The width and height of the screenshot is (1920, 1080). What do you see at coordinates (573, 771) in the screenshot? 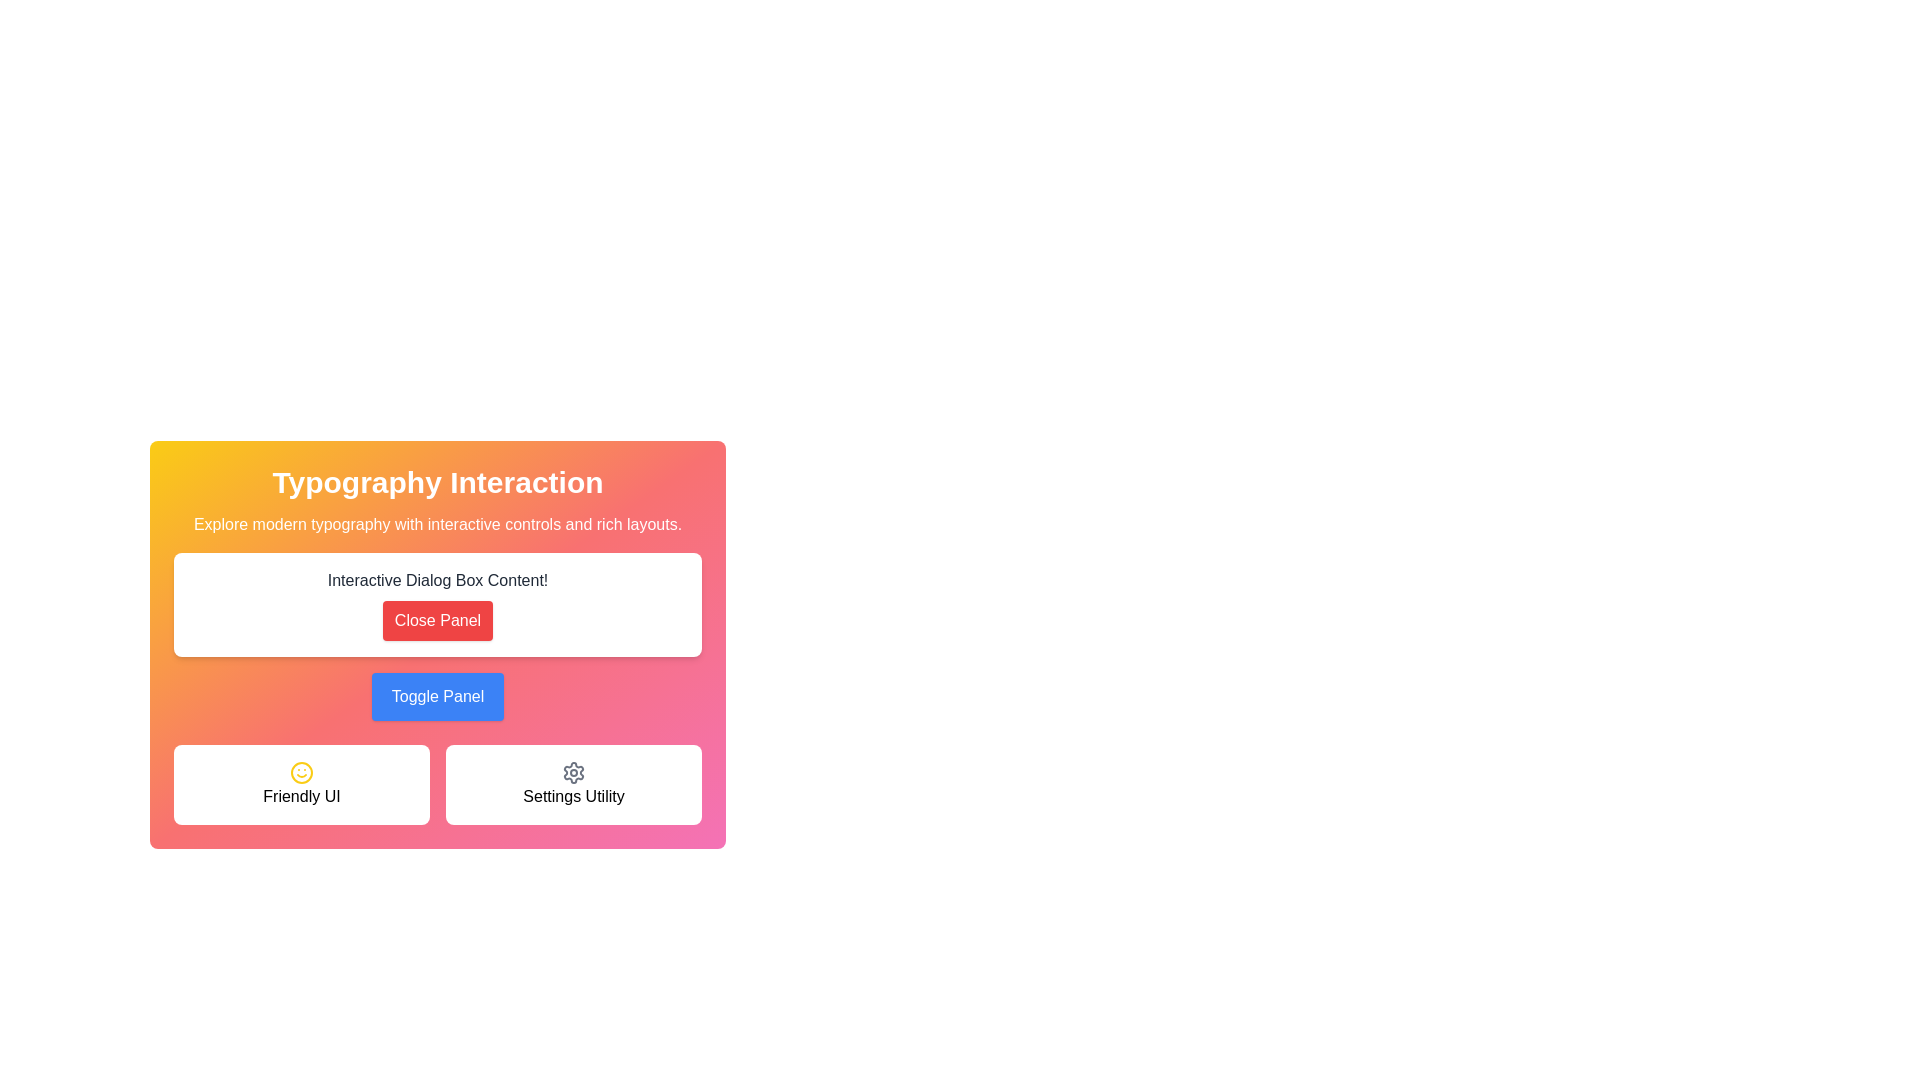
I see `the gear icon located near the bottom-right area of the interface under the 'Settings Utility' label` at bounding box center [573, 771].